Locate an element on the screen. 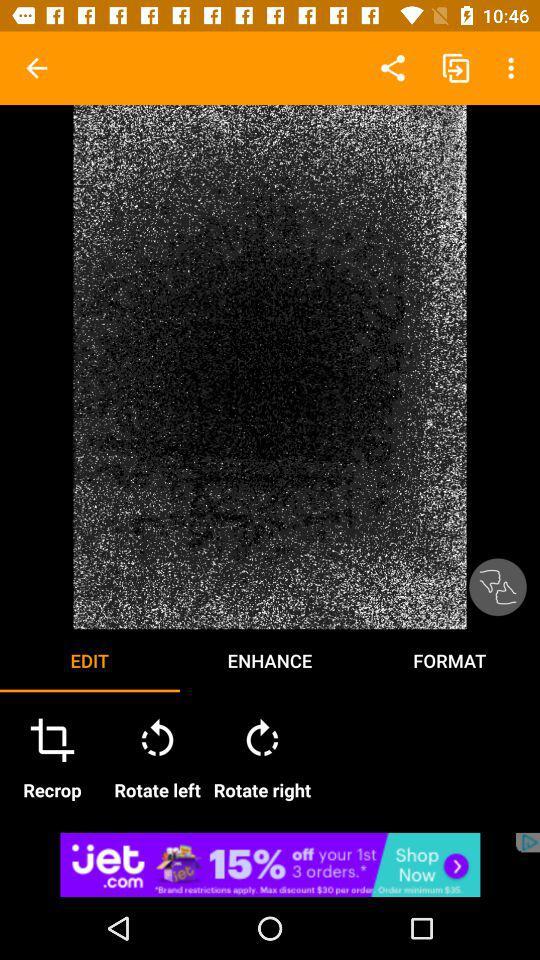  approve changes is located at coordinates (496, 587).